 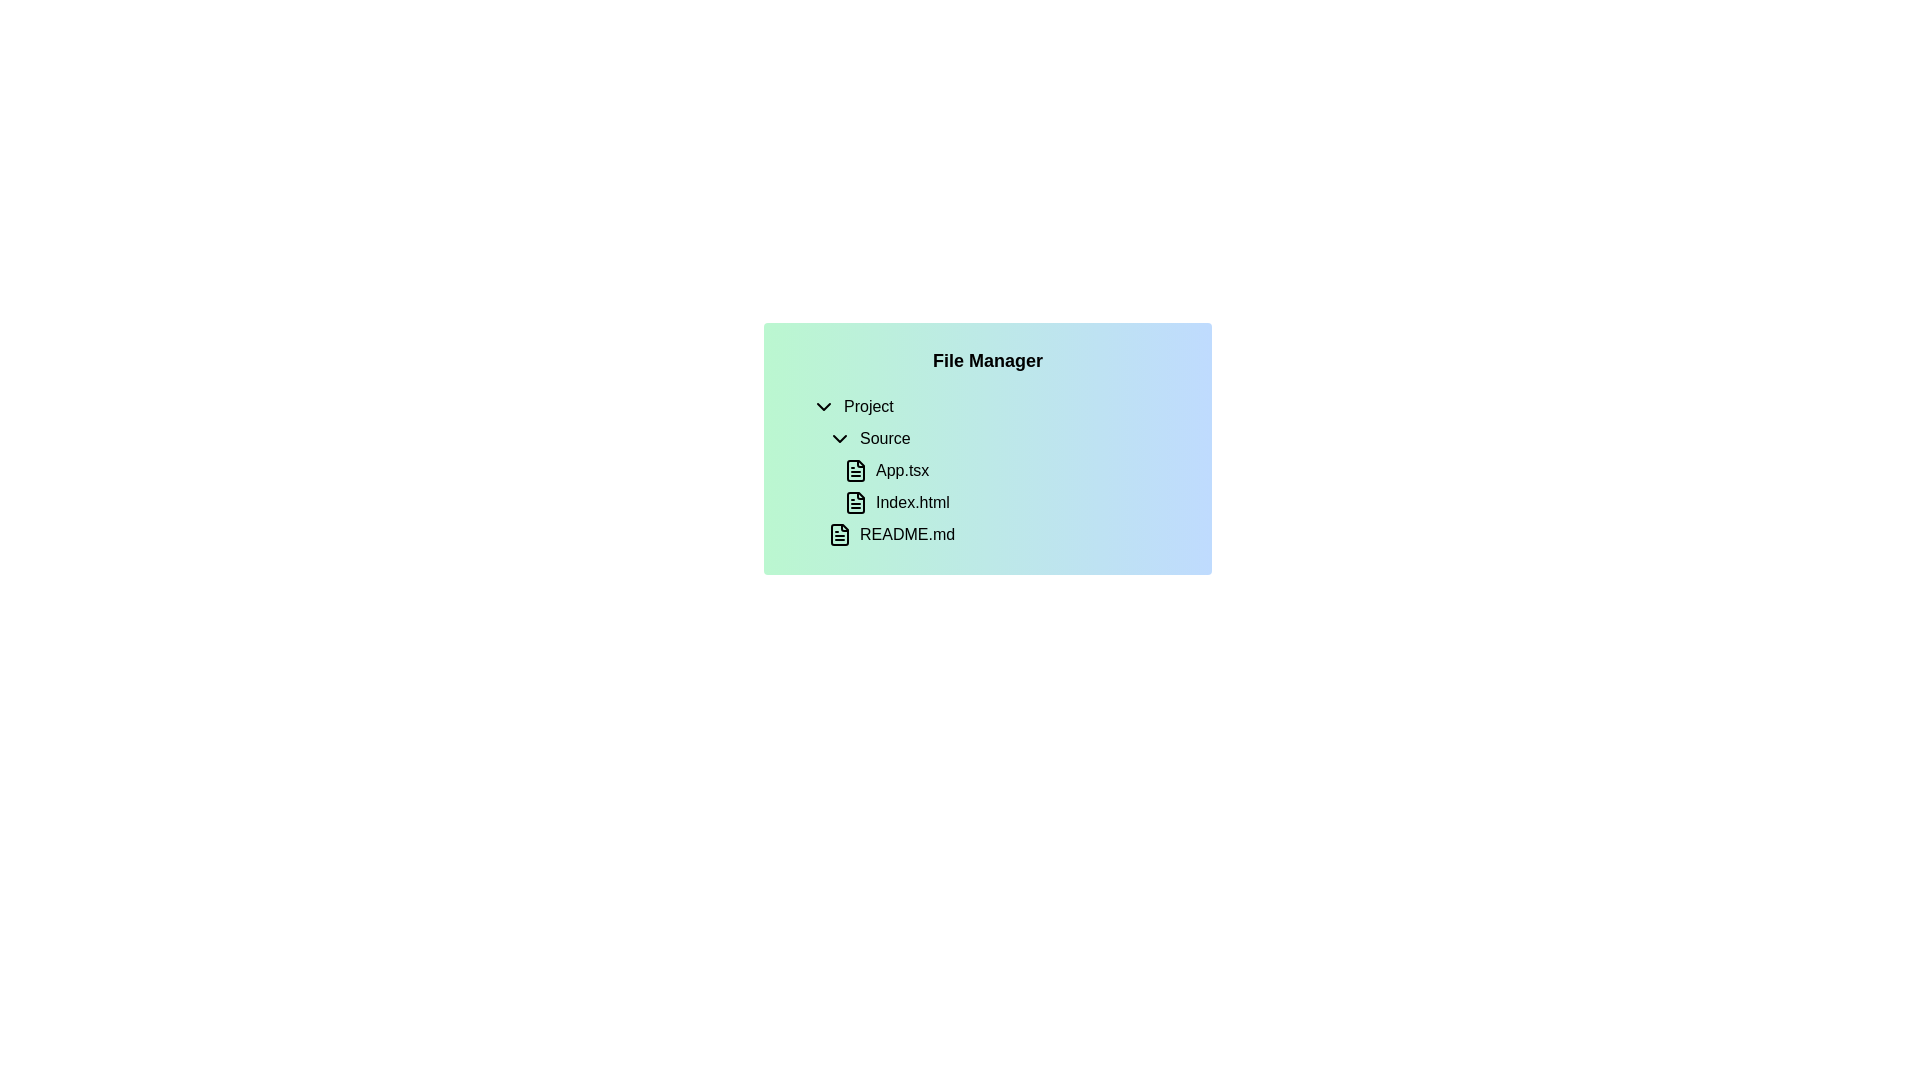 What do you see at coordinates (1012, 470) in the screenshot?
I see `the 'App.tsx' file entry in the file tree` at bounding box center [1012, 470].